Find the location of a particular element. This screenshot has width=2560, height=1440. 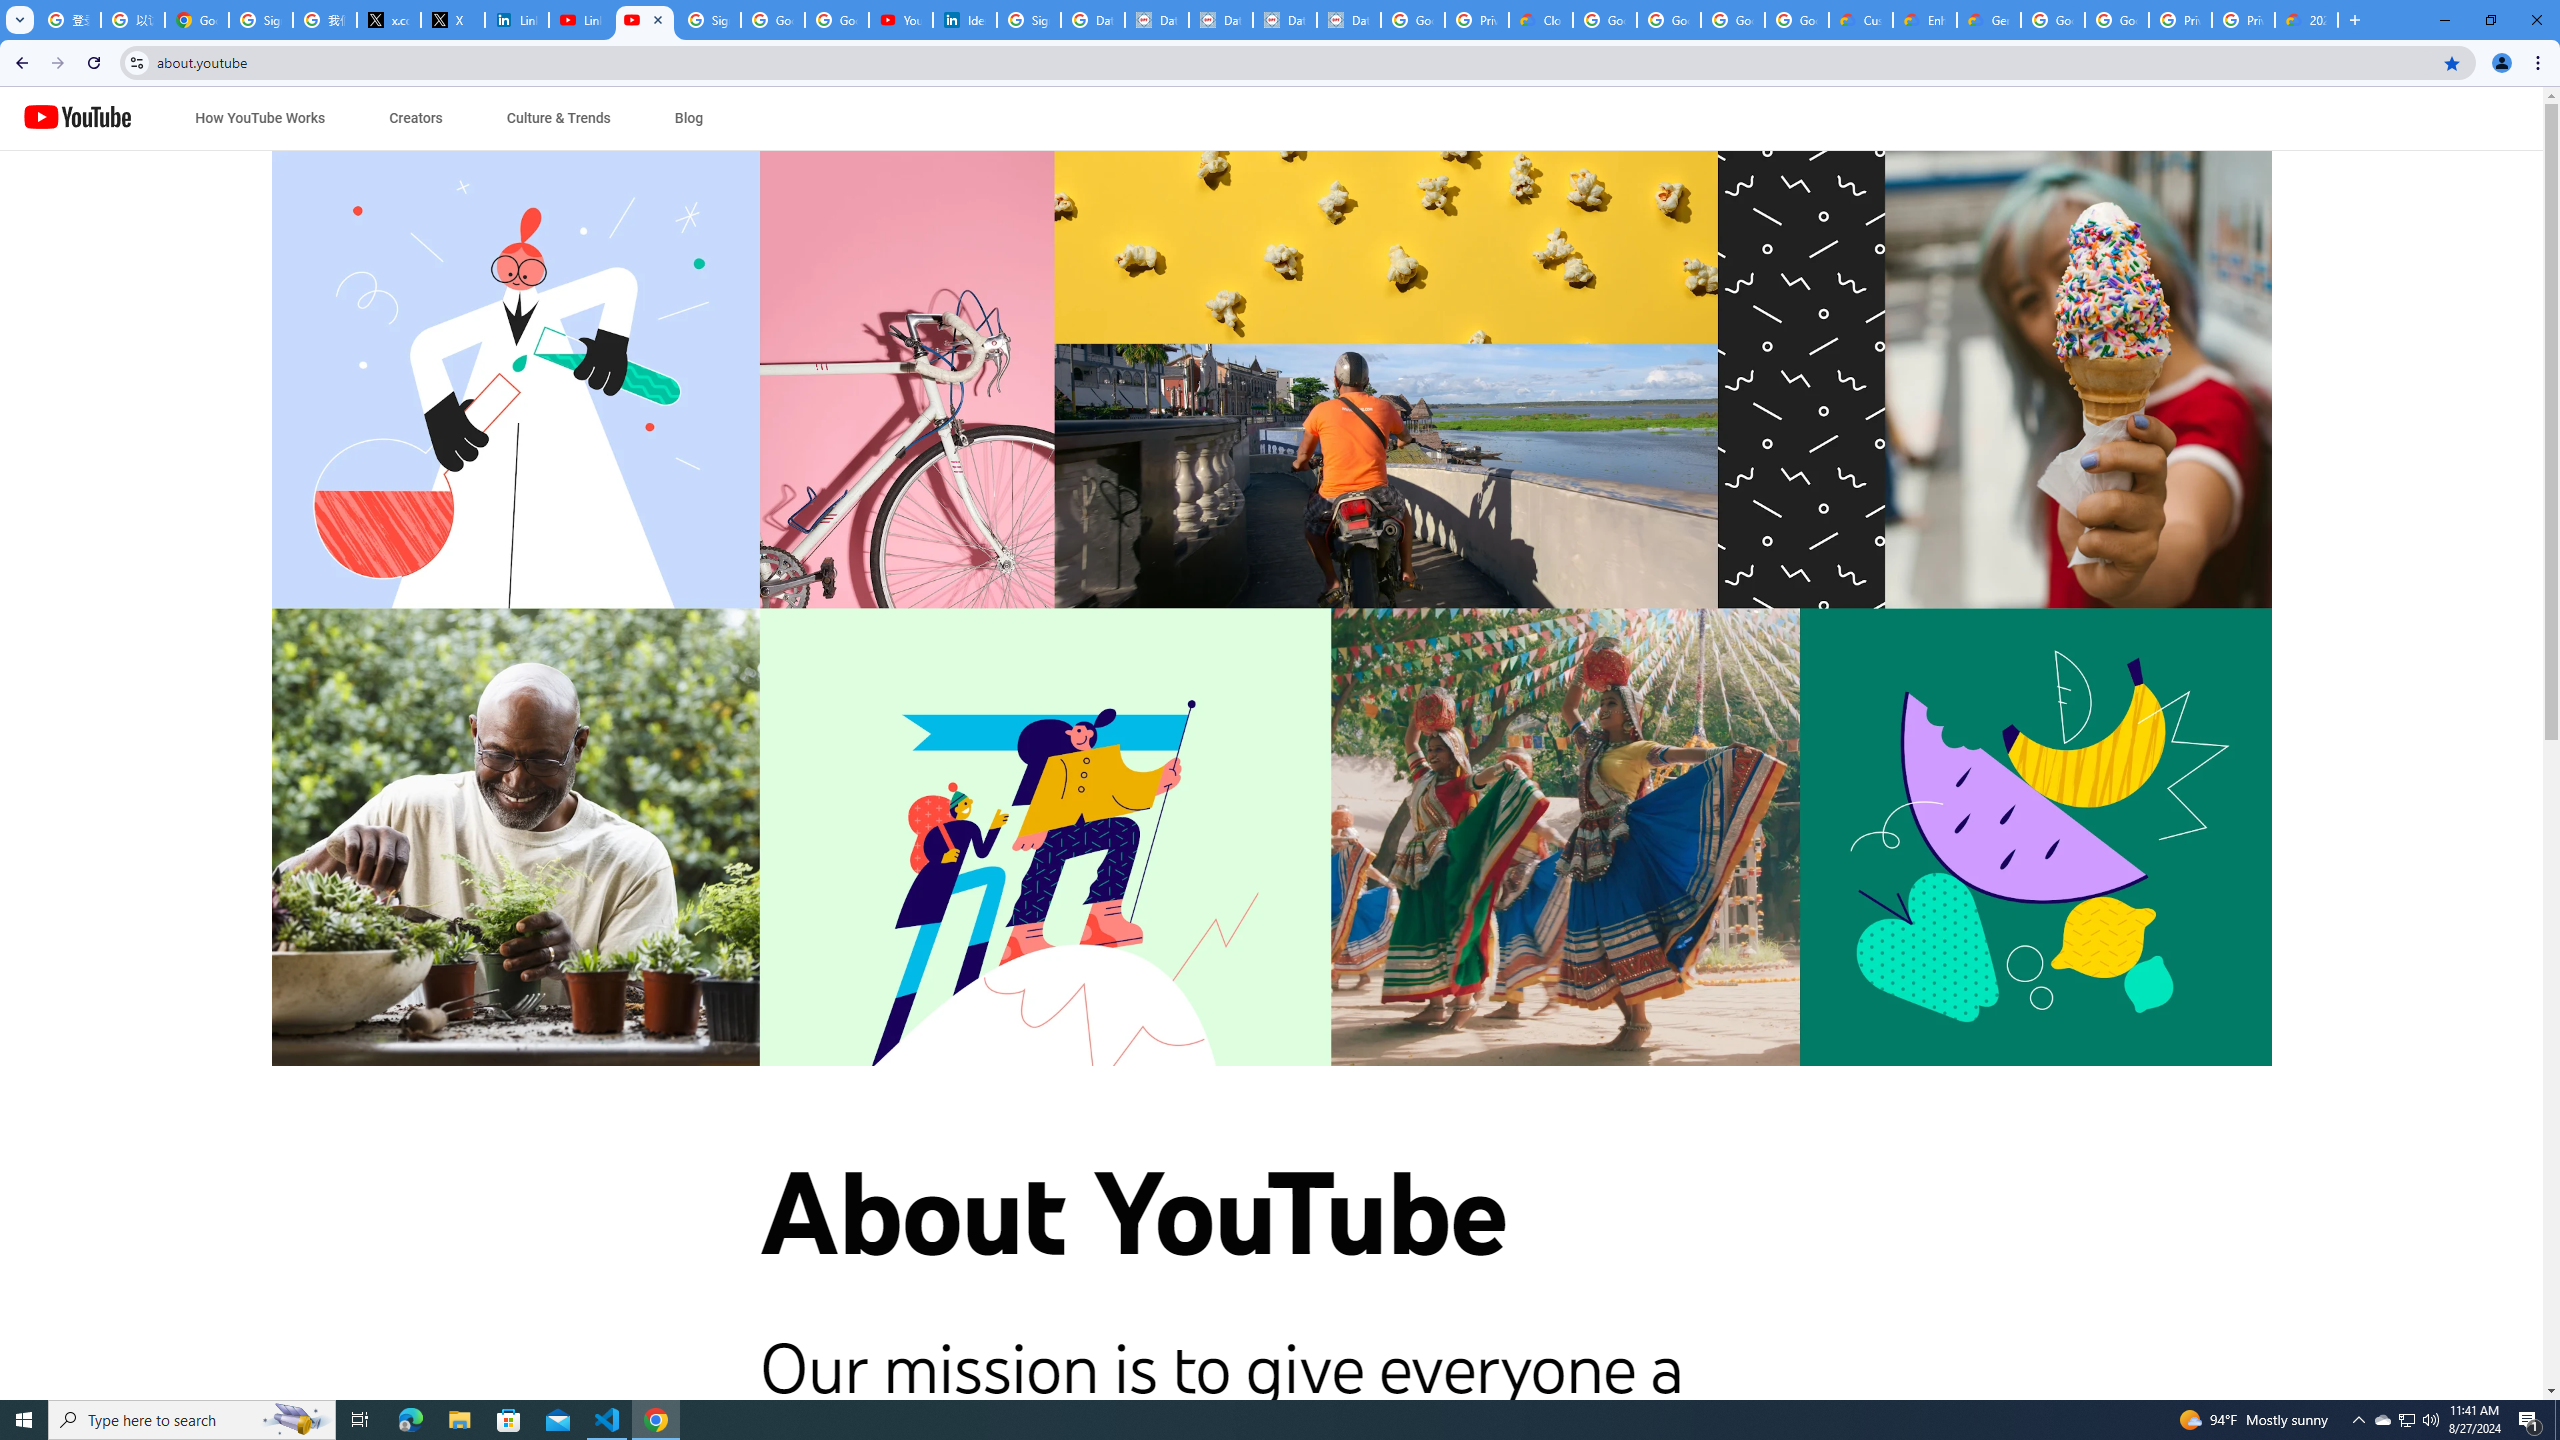

'LinkedIn - YouTube' is located at coordinates (580, 19).